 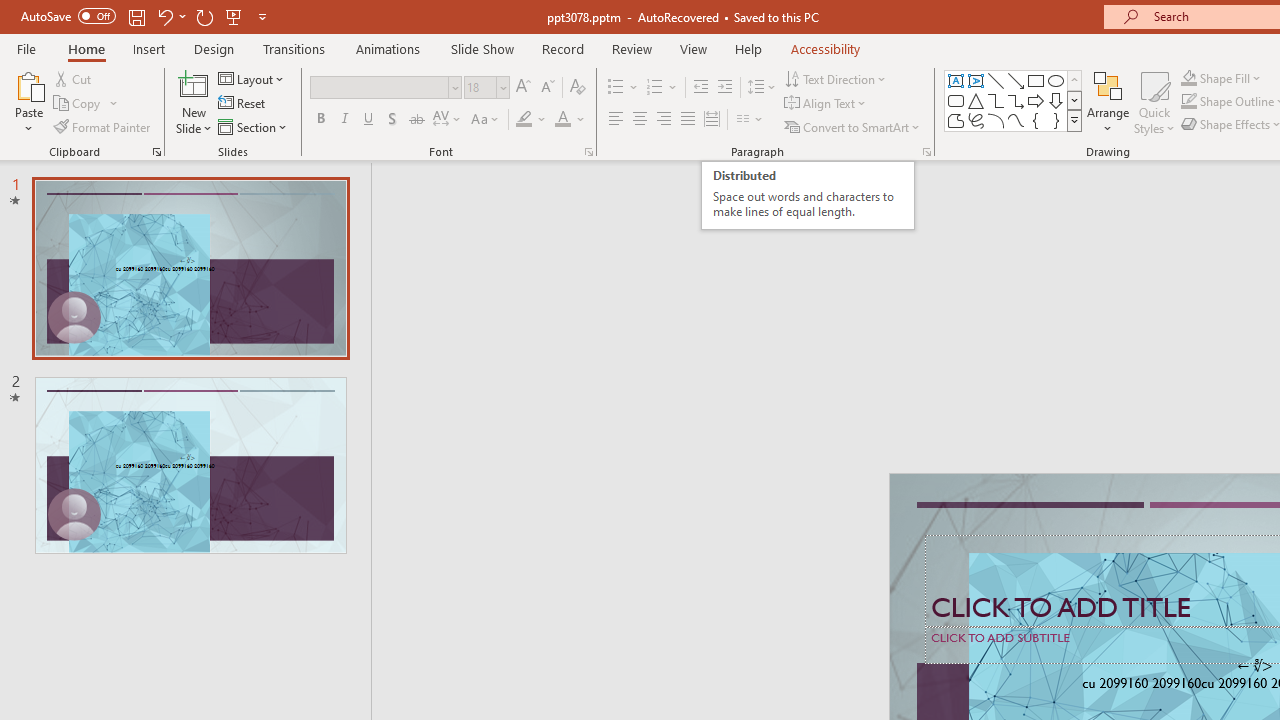 What do you see at coordinates (1189, 77) in the screenshot?
I see `'Shape Fill Dark Green, Accent 2'` at bounding box center [1189, 77].